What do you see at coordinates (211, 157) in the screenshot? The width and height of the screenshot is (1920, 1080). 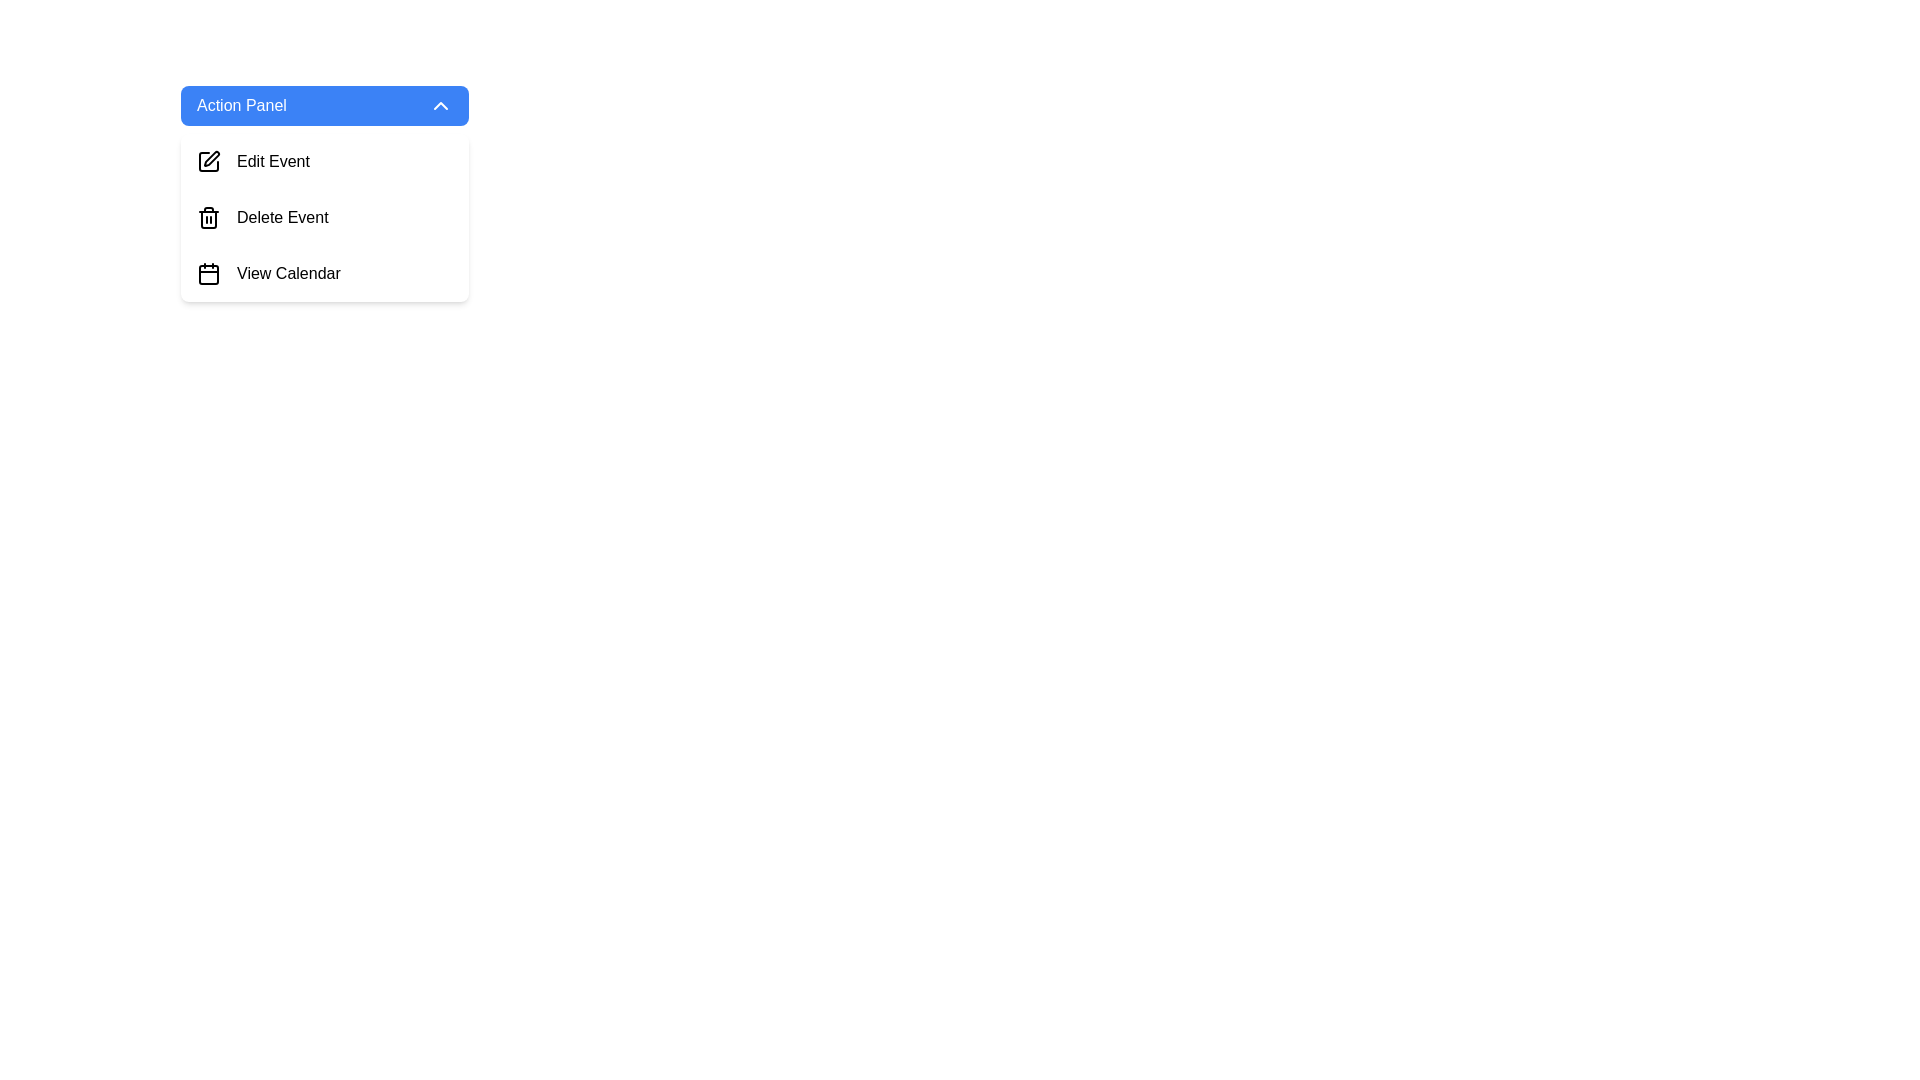 I see `the slanted pen or pencil icon in the 'Action Panel' dropdown that represents the edit function, preceding the text 'Edit Event.'` at bounding box center [211, 157].